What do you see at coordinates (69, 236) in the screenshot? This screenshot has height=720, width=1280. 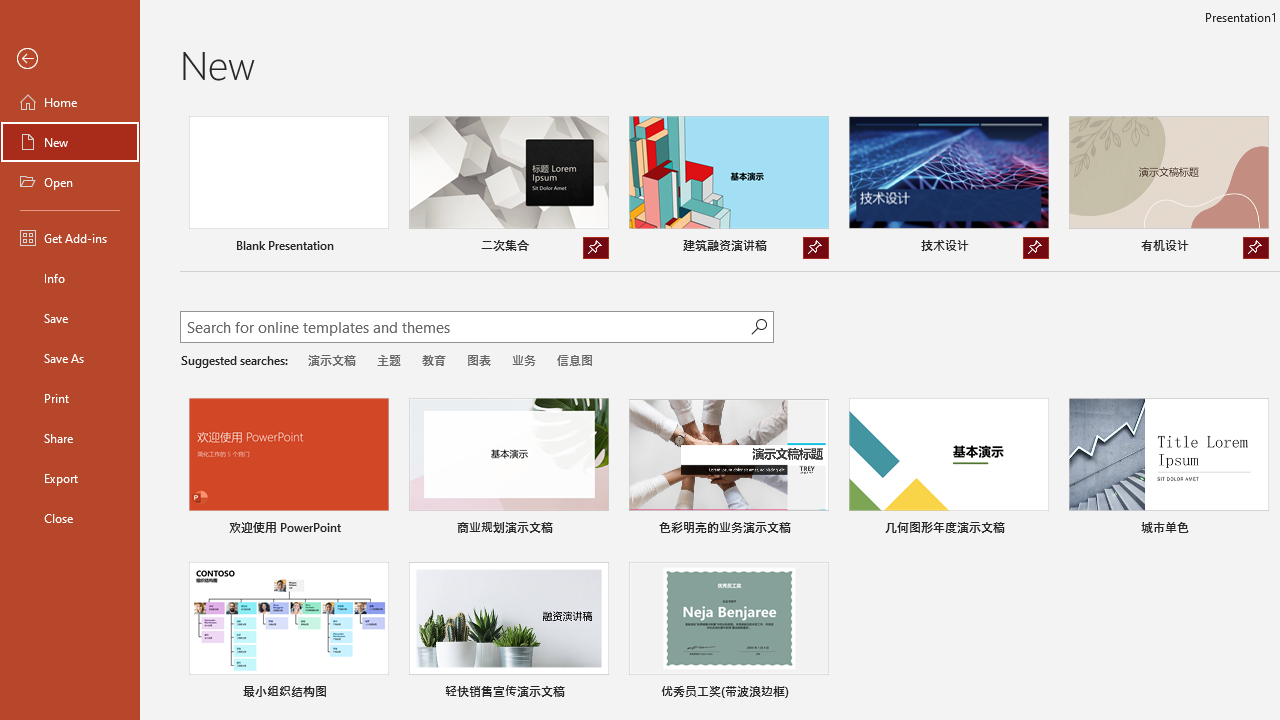 I see `'Get Add-ins'` at bounding box center [69, 236].